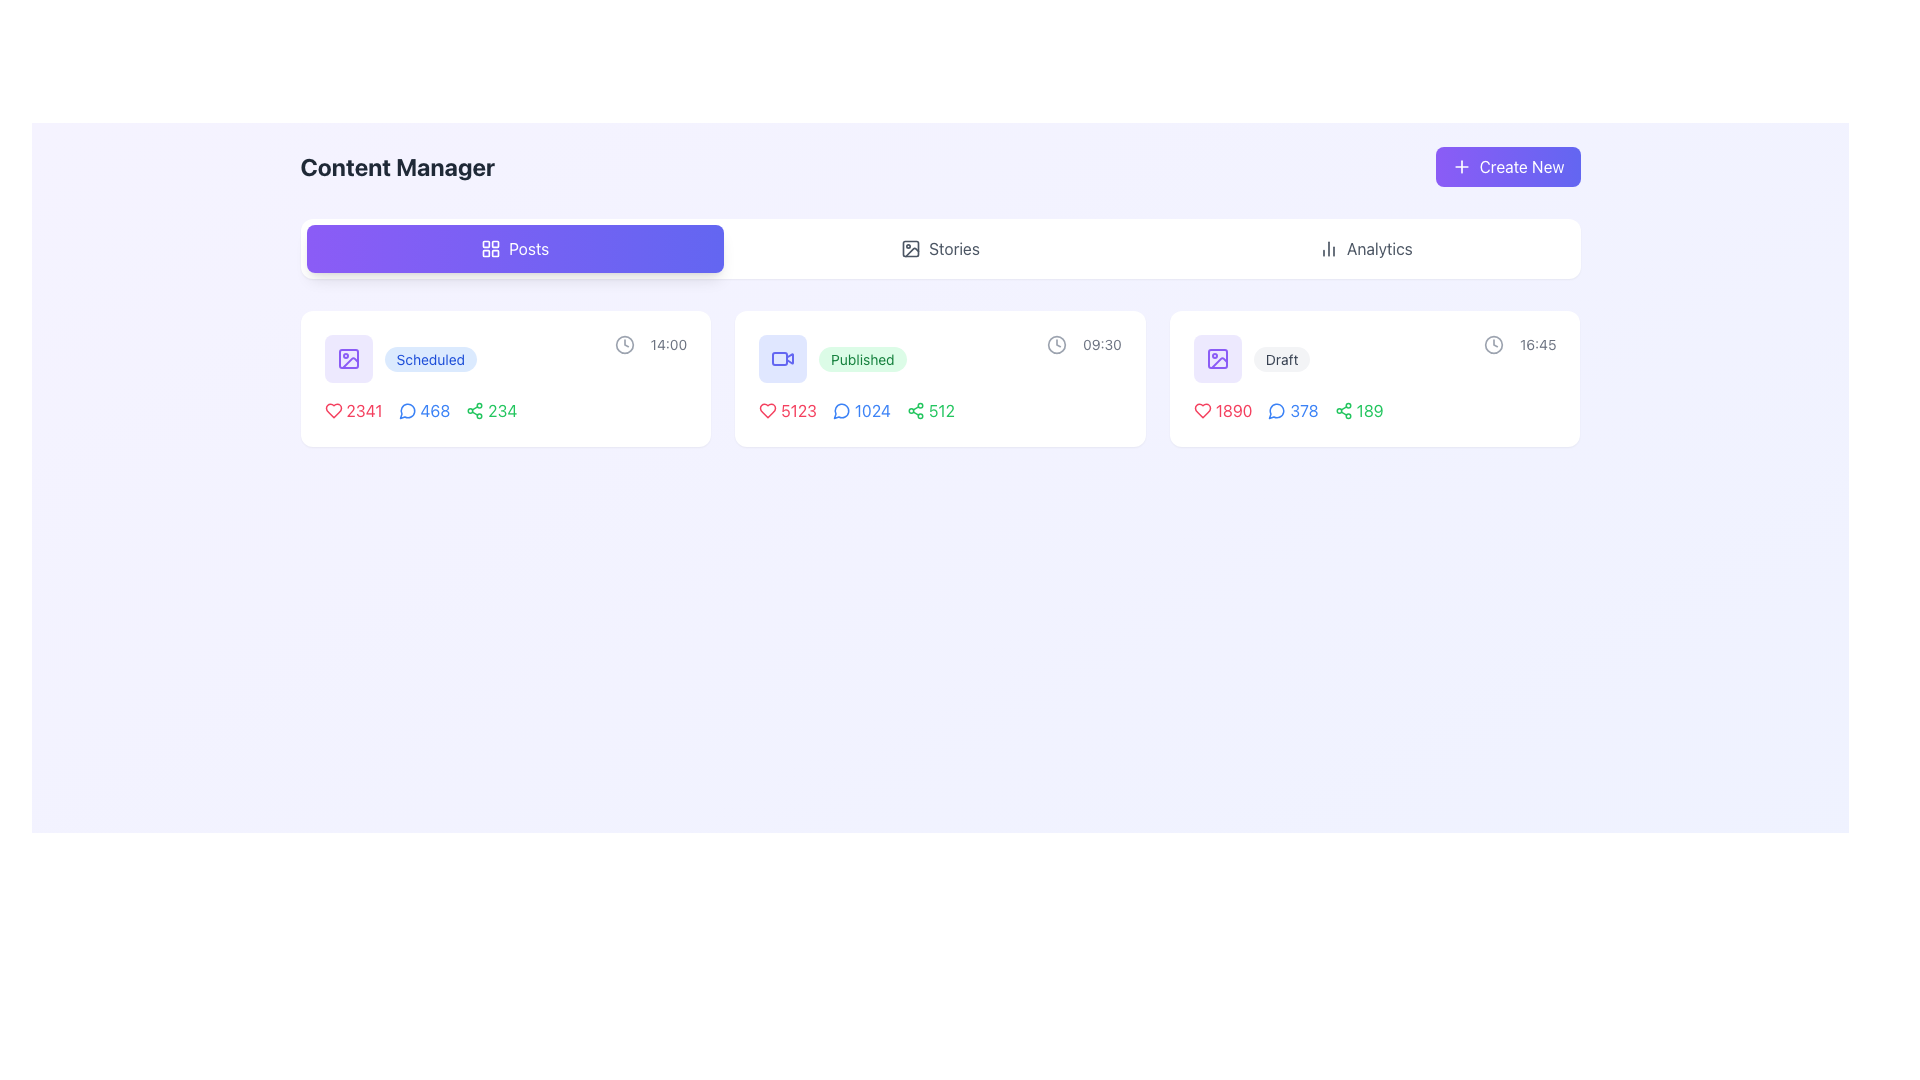  Describe the element at coordinates (397, 165) in the screenshot. I see `the heading text labeled 'Content Manager' located in the top-left section of the header, which indicates the current section of the interface` at that location.